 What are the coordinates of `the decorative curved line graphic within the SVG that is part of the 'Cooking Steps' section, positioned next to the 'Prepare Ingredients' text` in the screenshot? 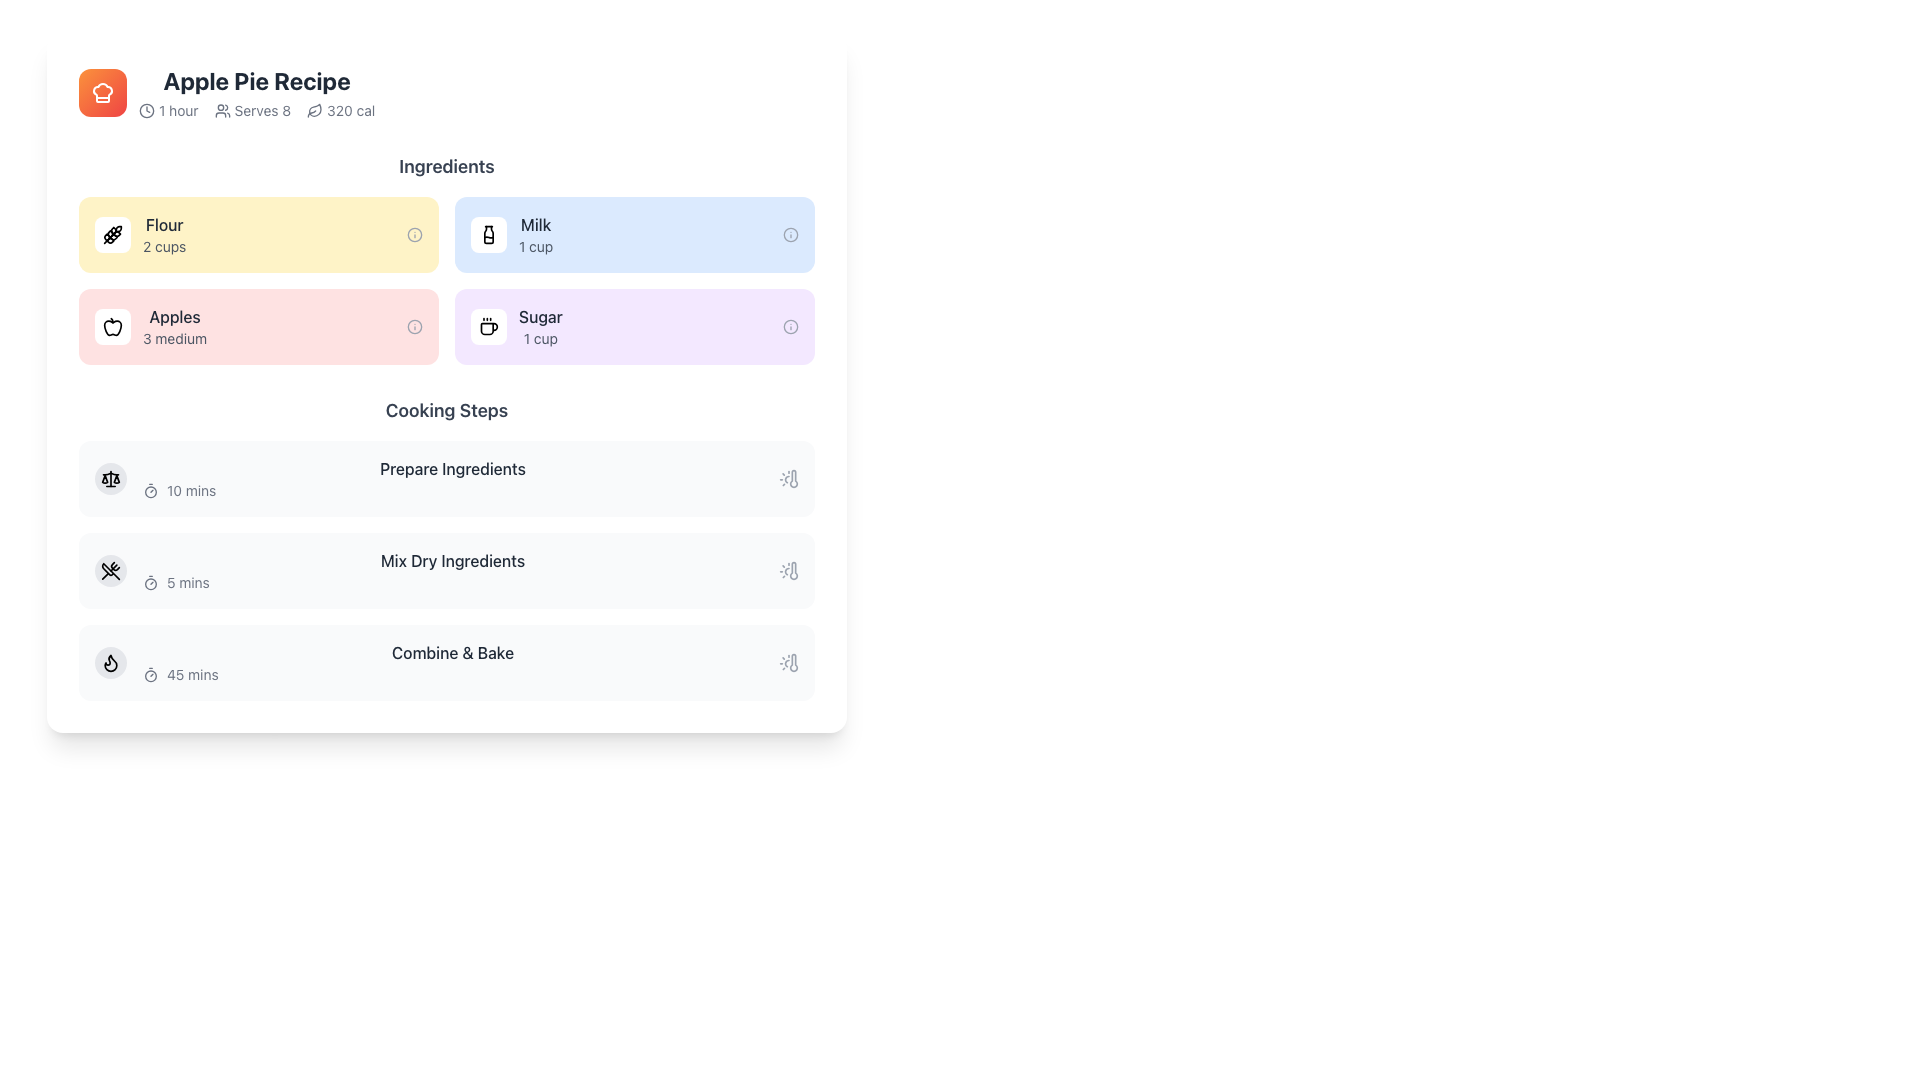 It's located at (109, 474).